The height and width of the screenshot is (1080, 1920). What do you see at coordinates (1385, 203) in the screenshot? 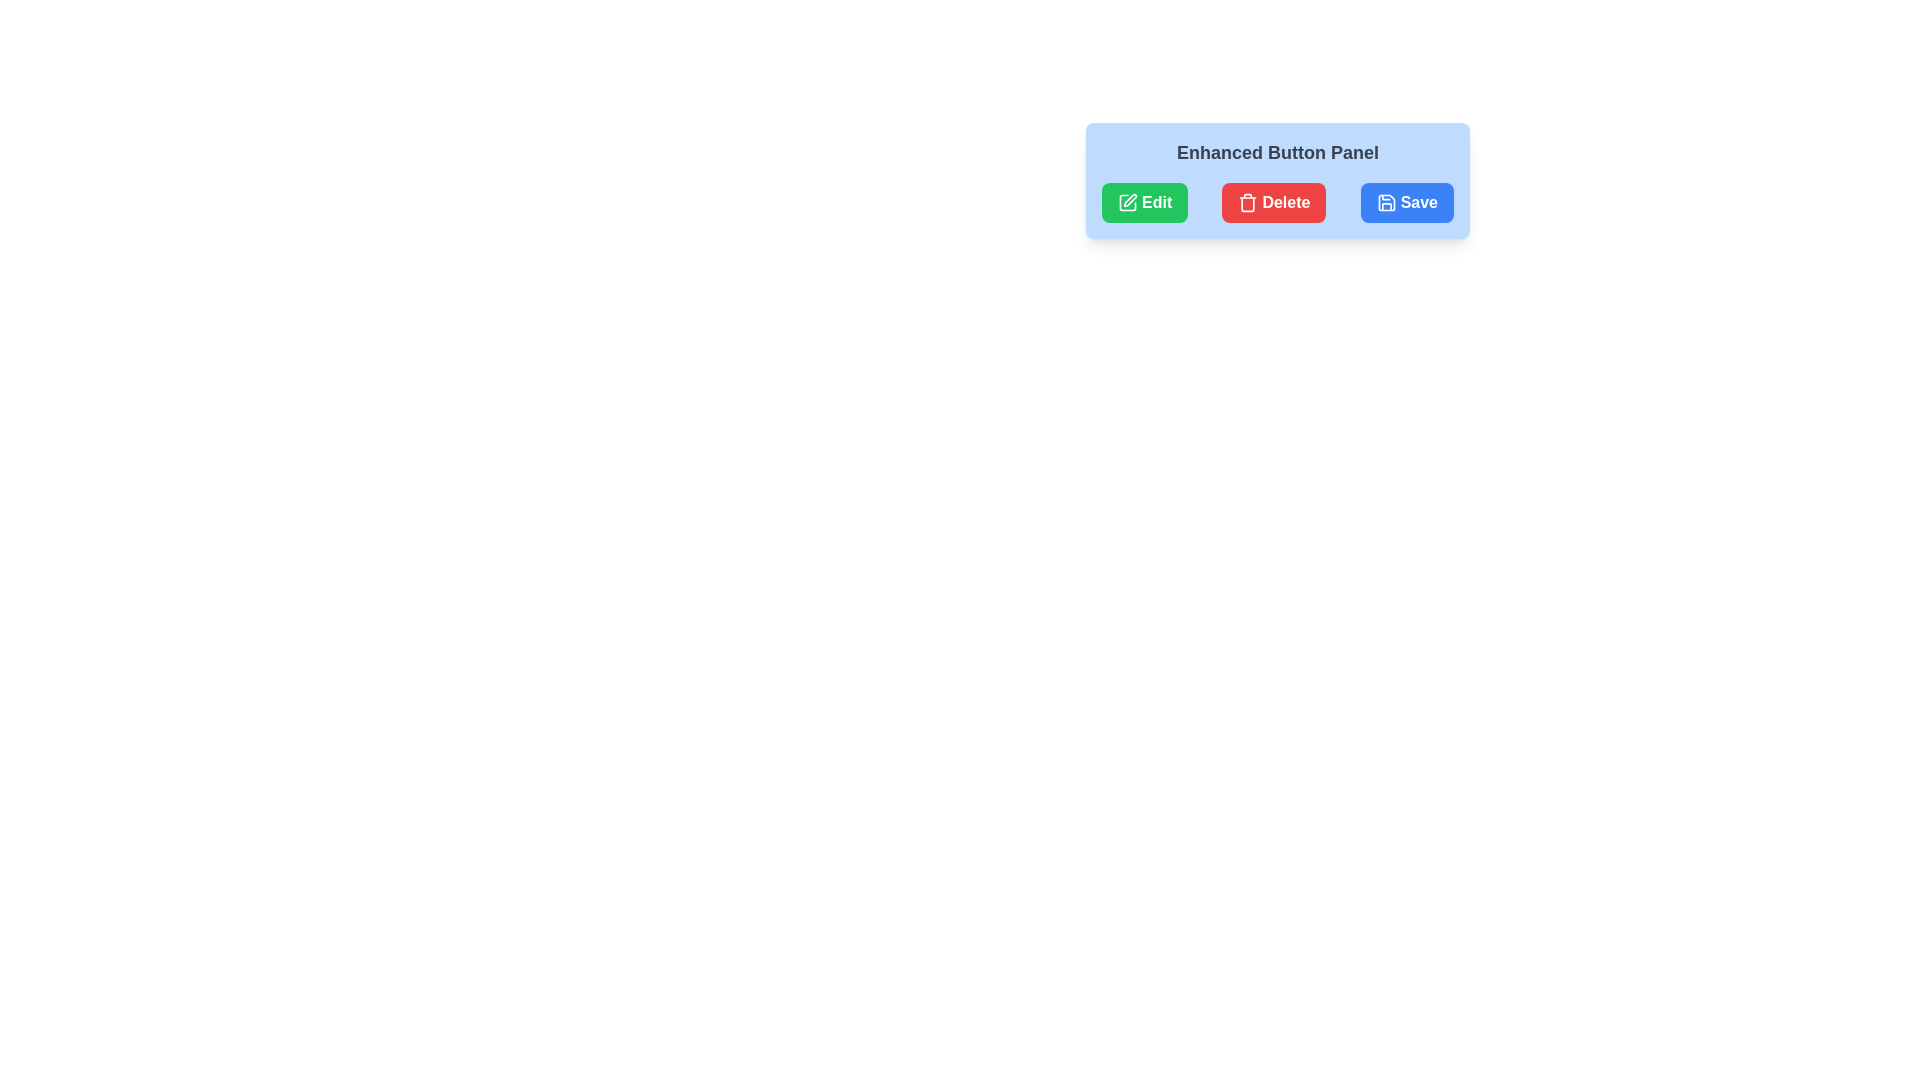
I see `the blue save icon resembling a diskette, located on the rightmost side of the horizontal button group adjacent to the Save button in the Enhanced Button Panel` at bounding box center [1385, 203].